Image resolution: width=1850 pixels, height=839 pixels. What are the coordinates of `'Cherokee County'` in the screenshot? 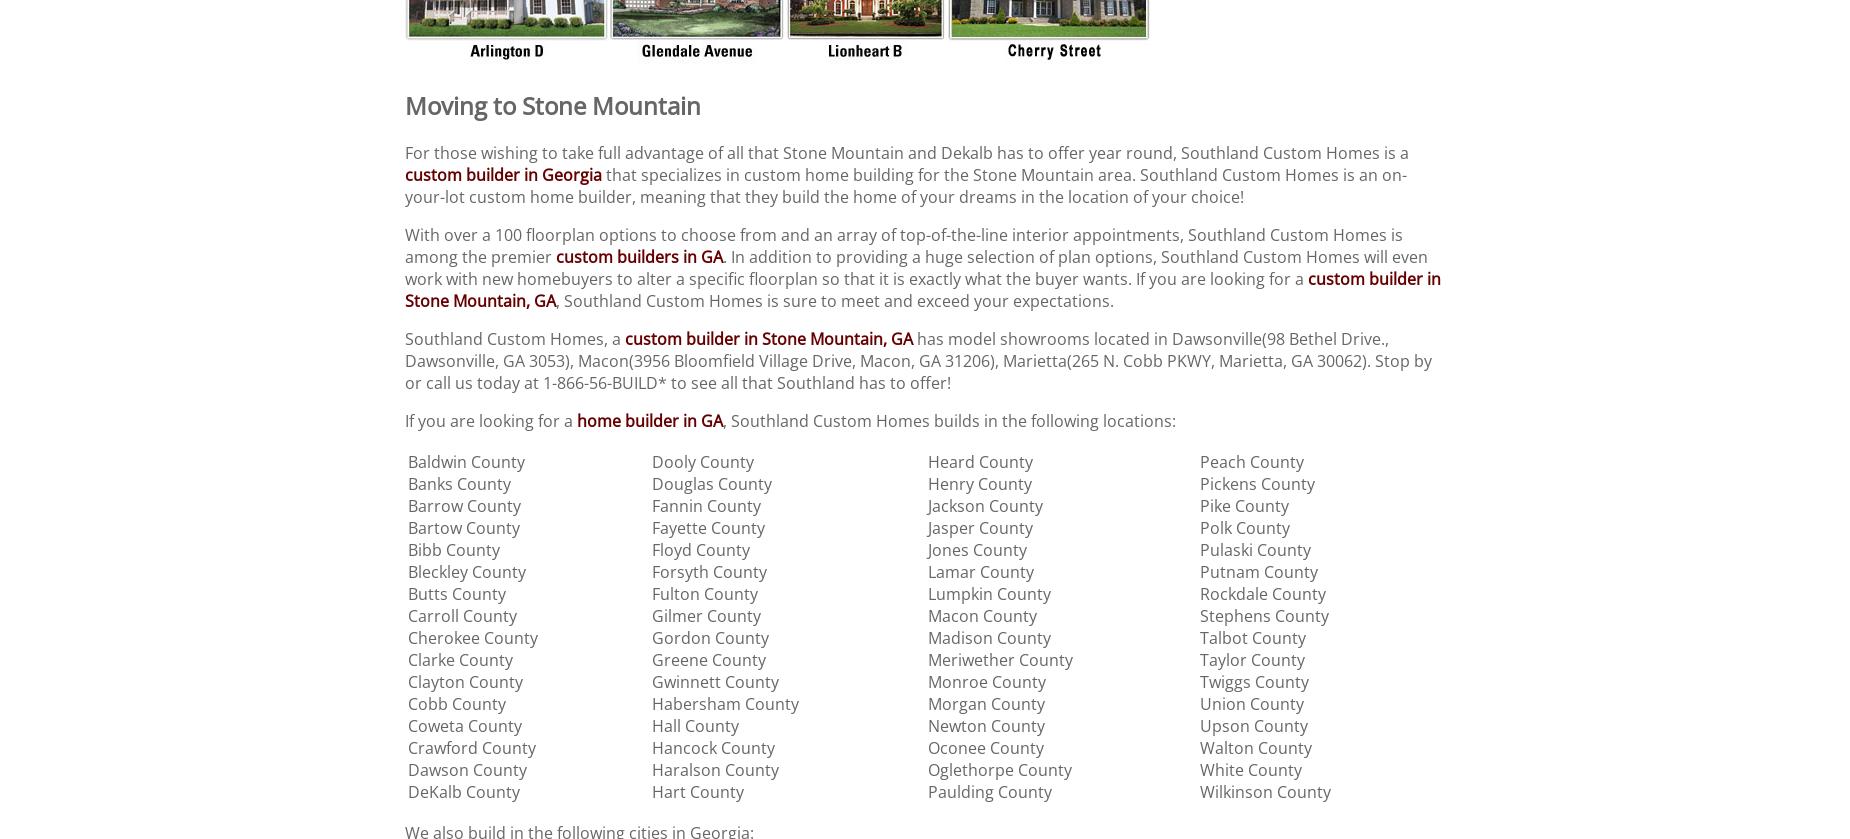 It's located at (473, 635).